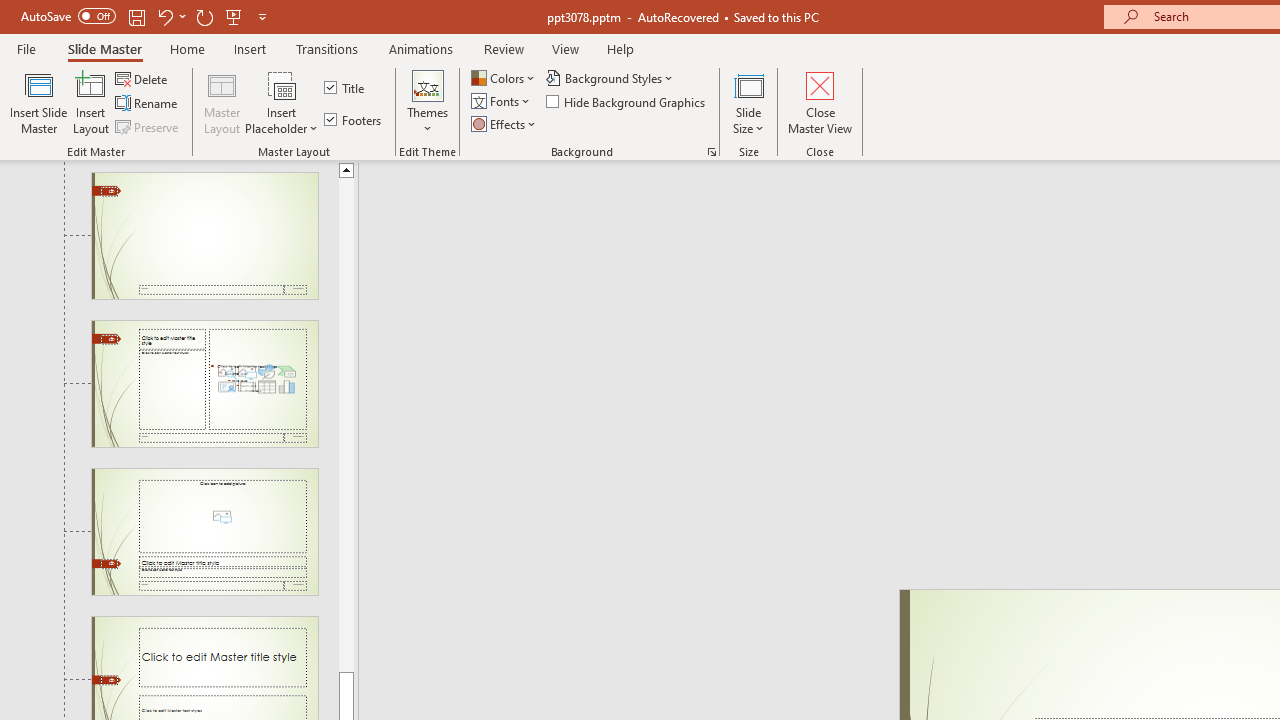 The height and width of the screenshot is (720, 1280). I want to click on 'Insert Slide Master', so click(39, 103).